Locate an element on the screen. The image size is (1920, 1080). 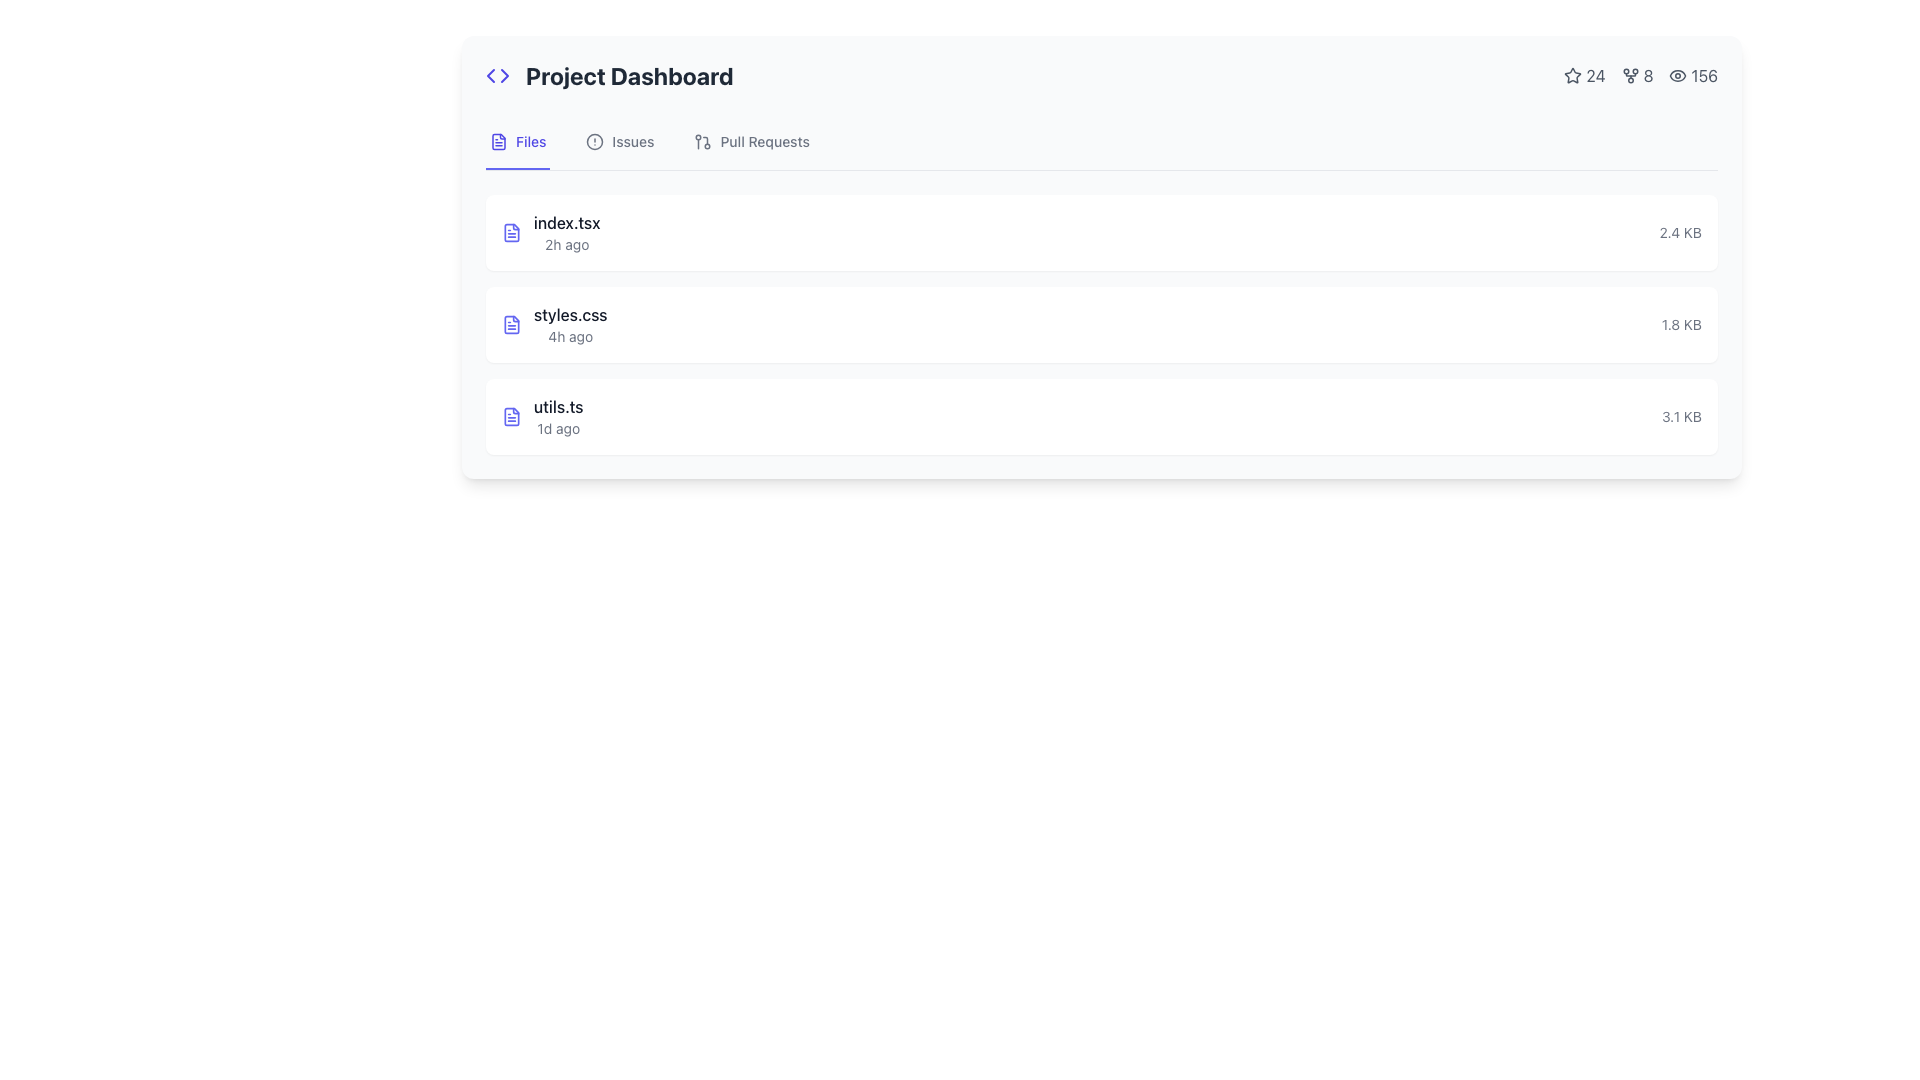
the first Information display row in the project dashboard is located at coordinates (1101, 231).